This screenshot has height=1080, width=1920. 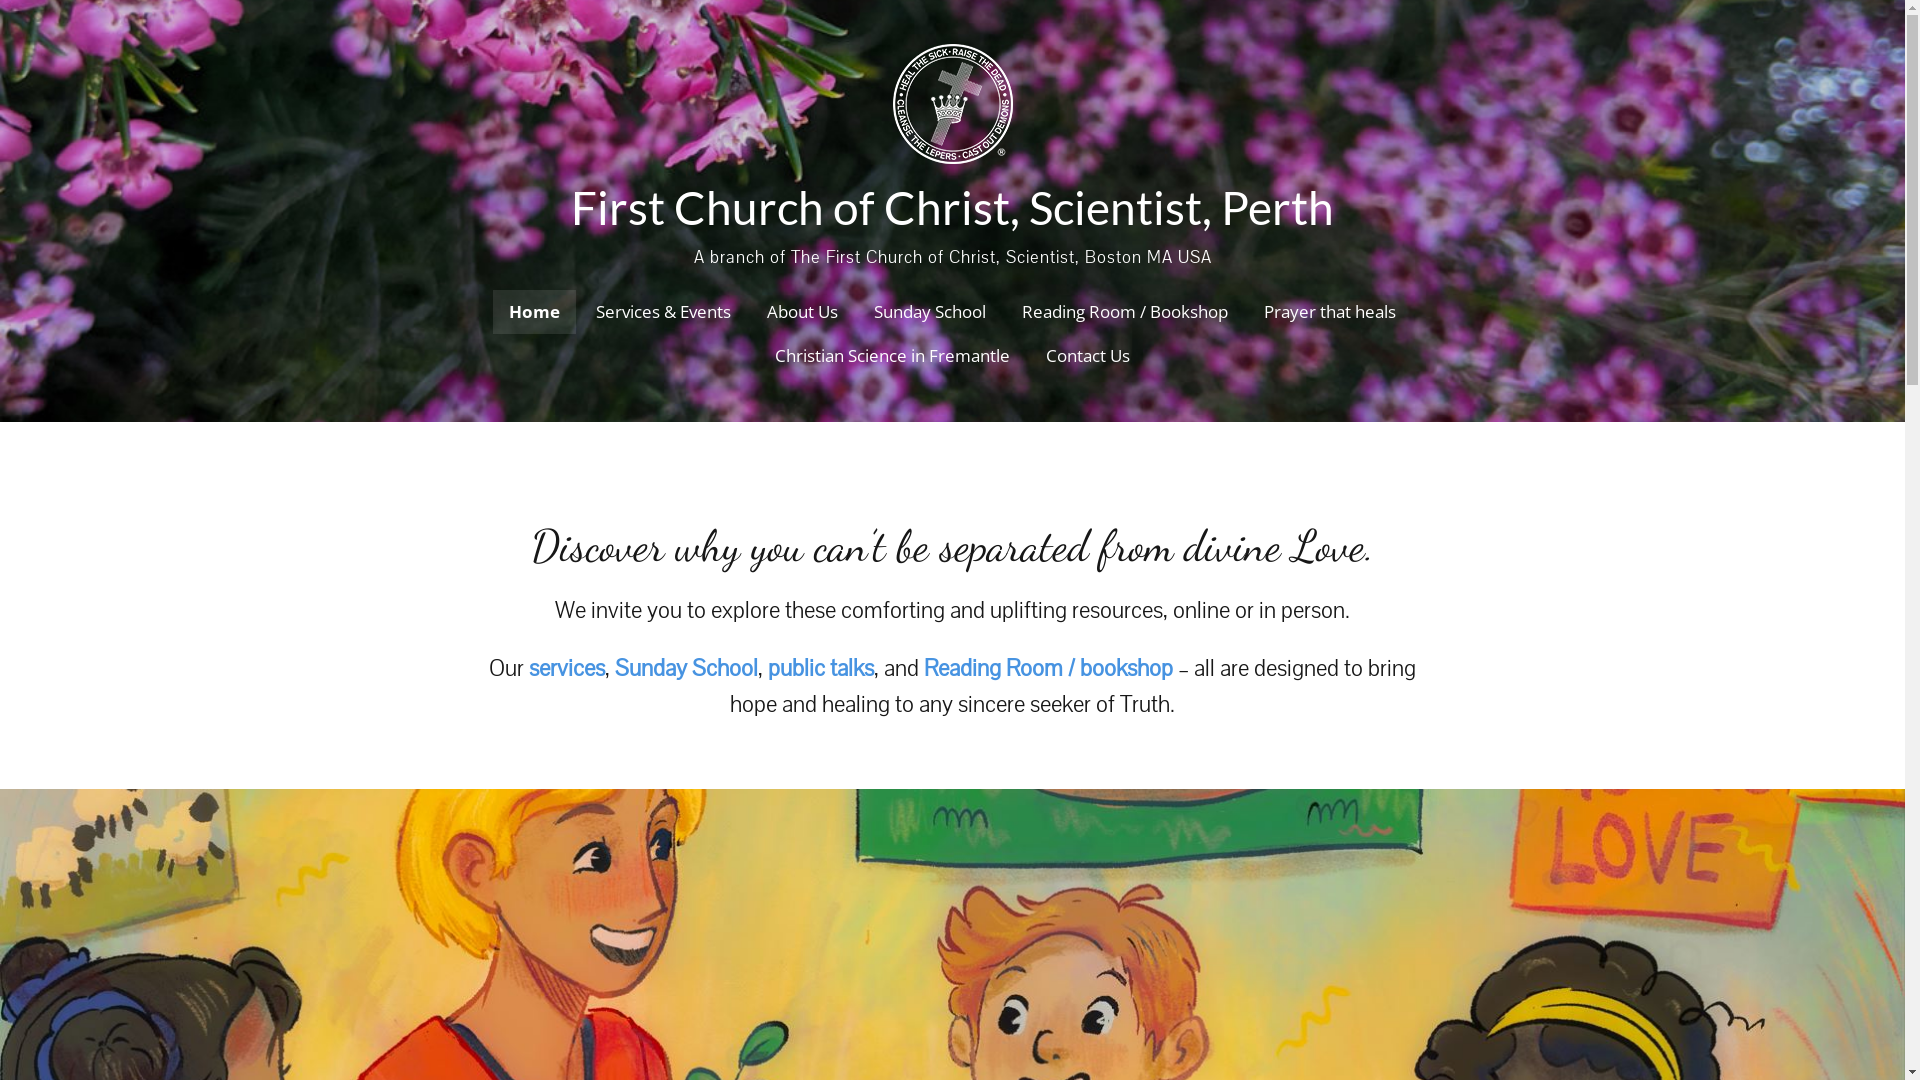 What do you see at coordinates (565, 668) in the screenshot?
I see `'services'` at bounding box center [565, 668].